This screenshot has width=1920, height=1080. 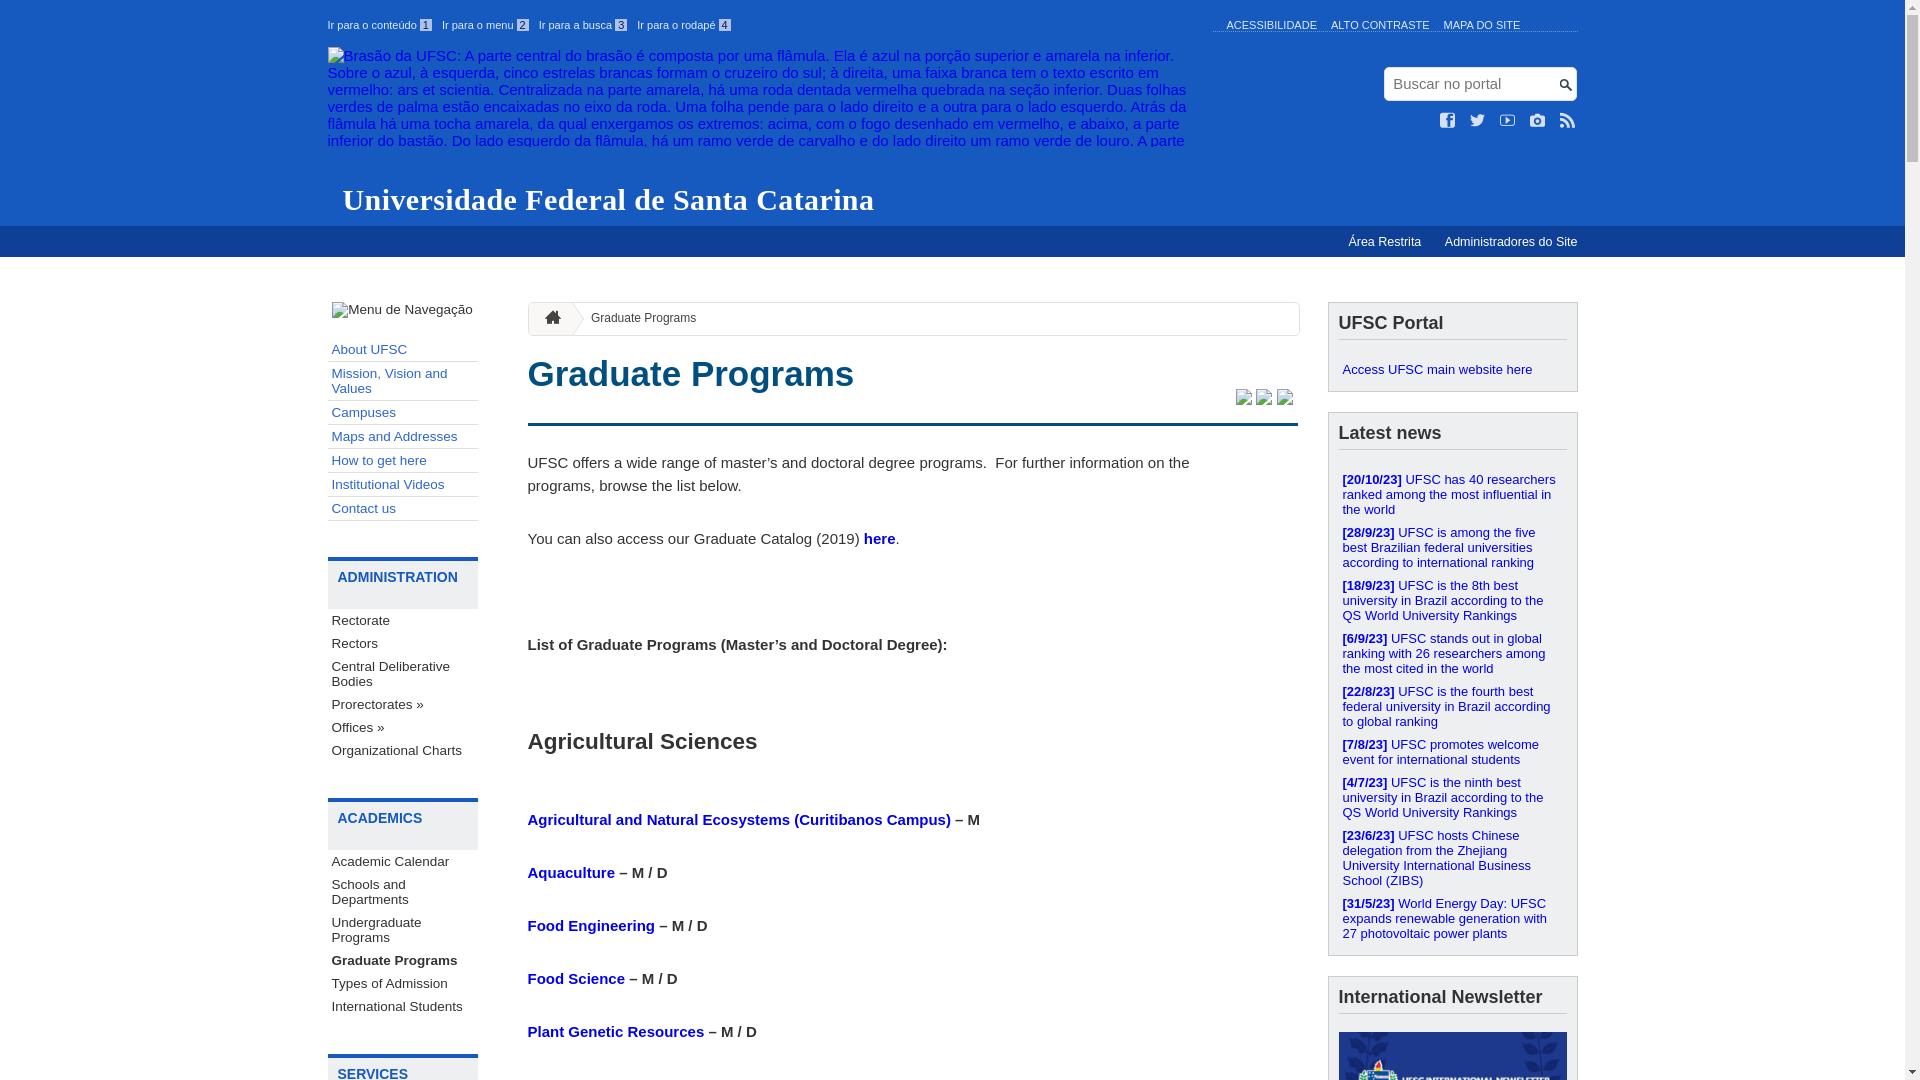 I want to click on 'here', so click(x=879, y=537).